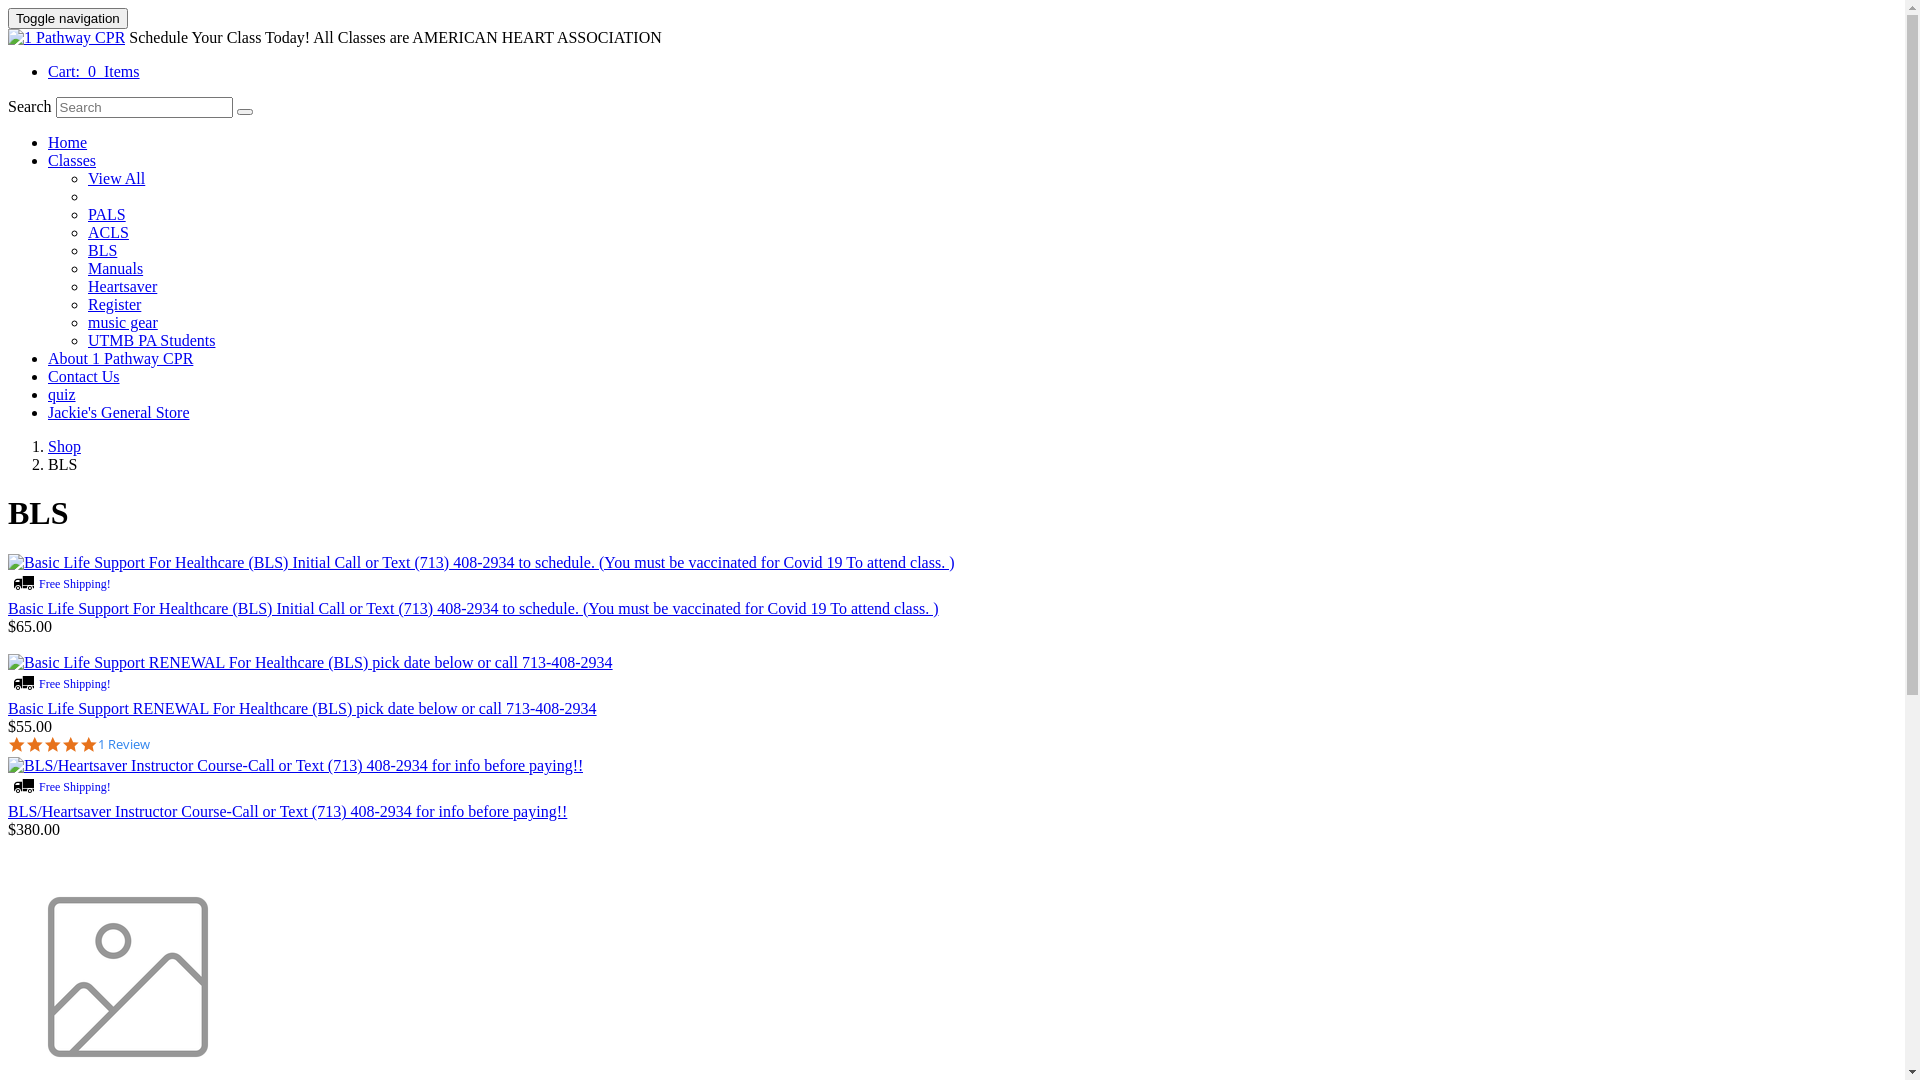 This screenshot has width=1920, height=1080. What do you see at coordinates (119, 357) in the screenshot?
I see `'About 1 Pathway CPR'` at bounding box center [119, 357].